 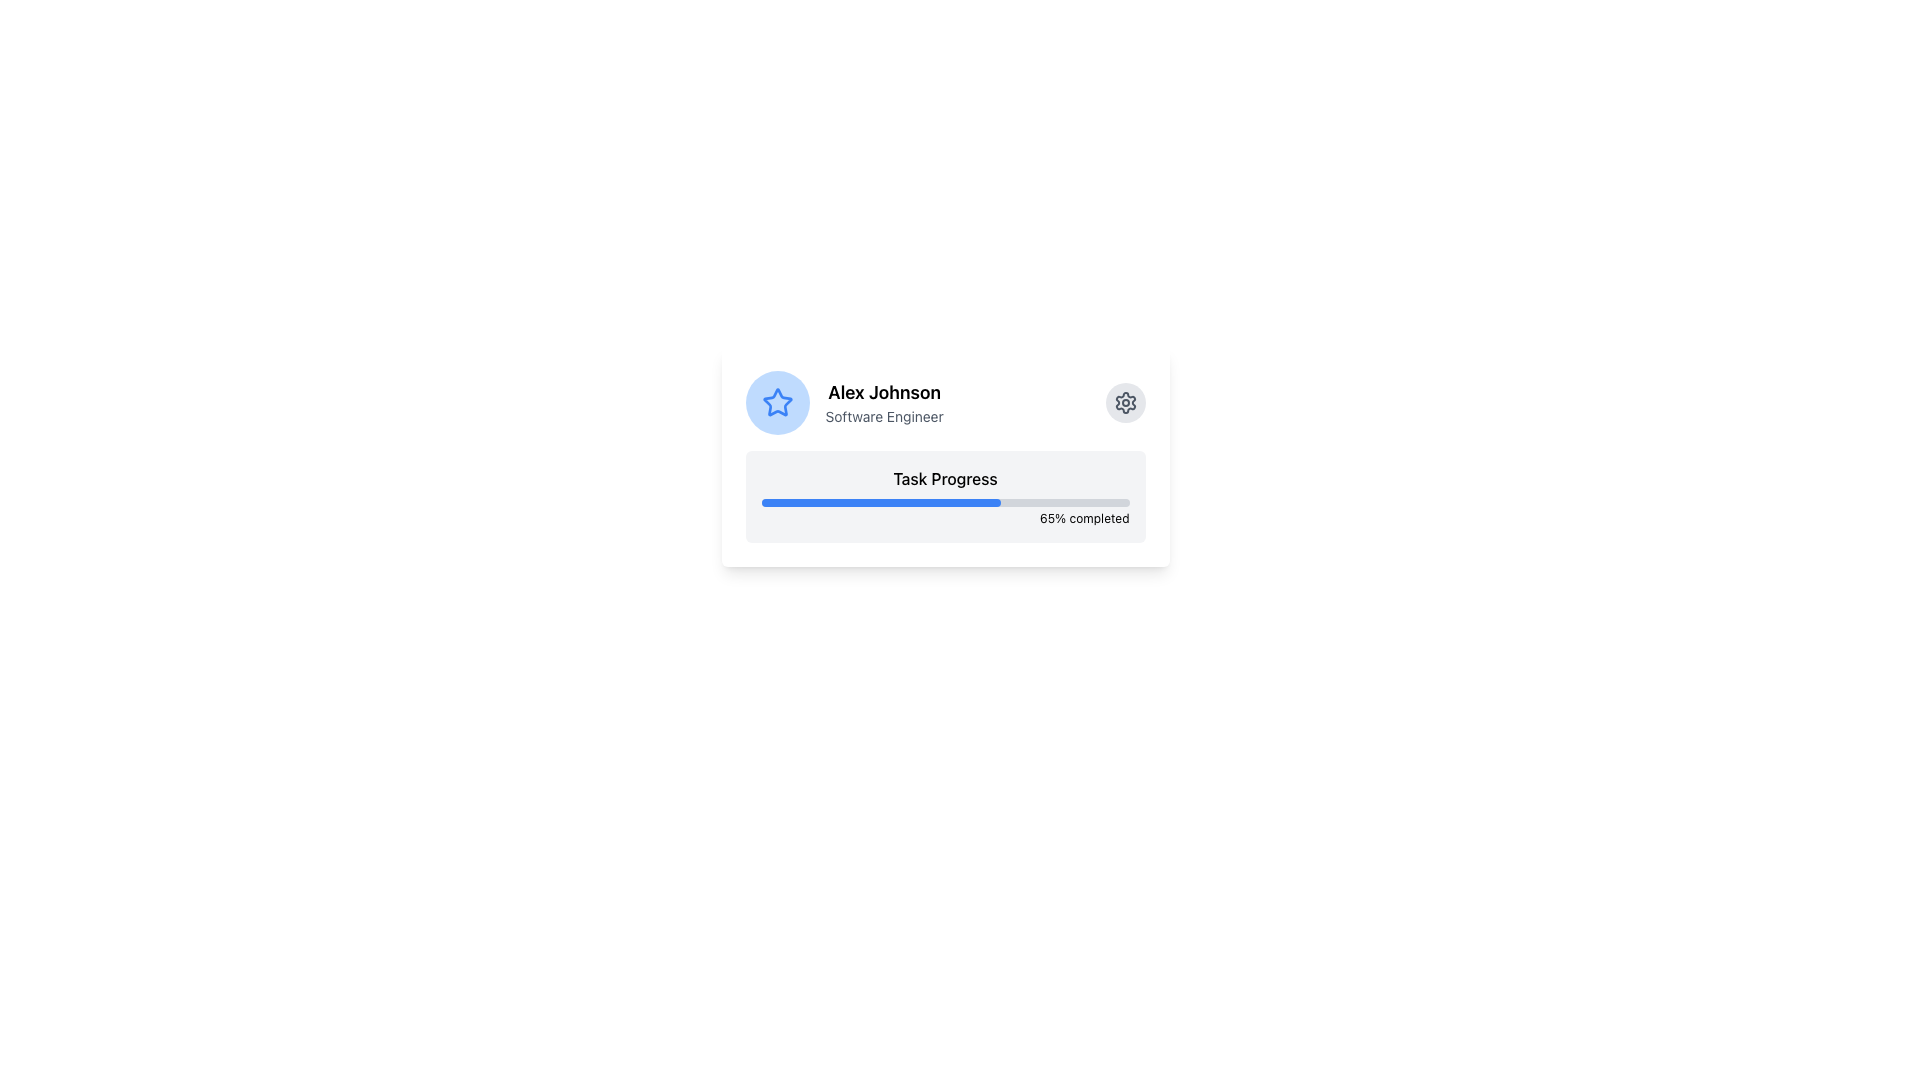 What do you see at coordinates (1125, 402) in the screenshot?
I see `the gear icon in the top-right corner of the main card interface` at bounding box center [1125, 402].